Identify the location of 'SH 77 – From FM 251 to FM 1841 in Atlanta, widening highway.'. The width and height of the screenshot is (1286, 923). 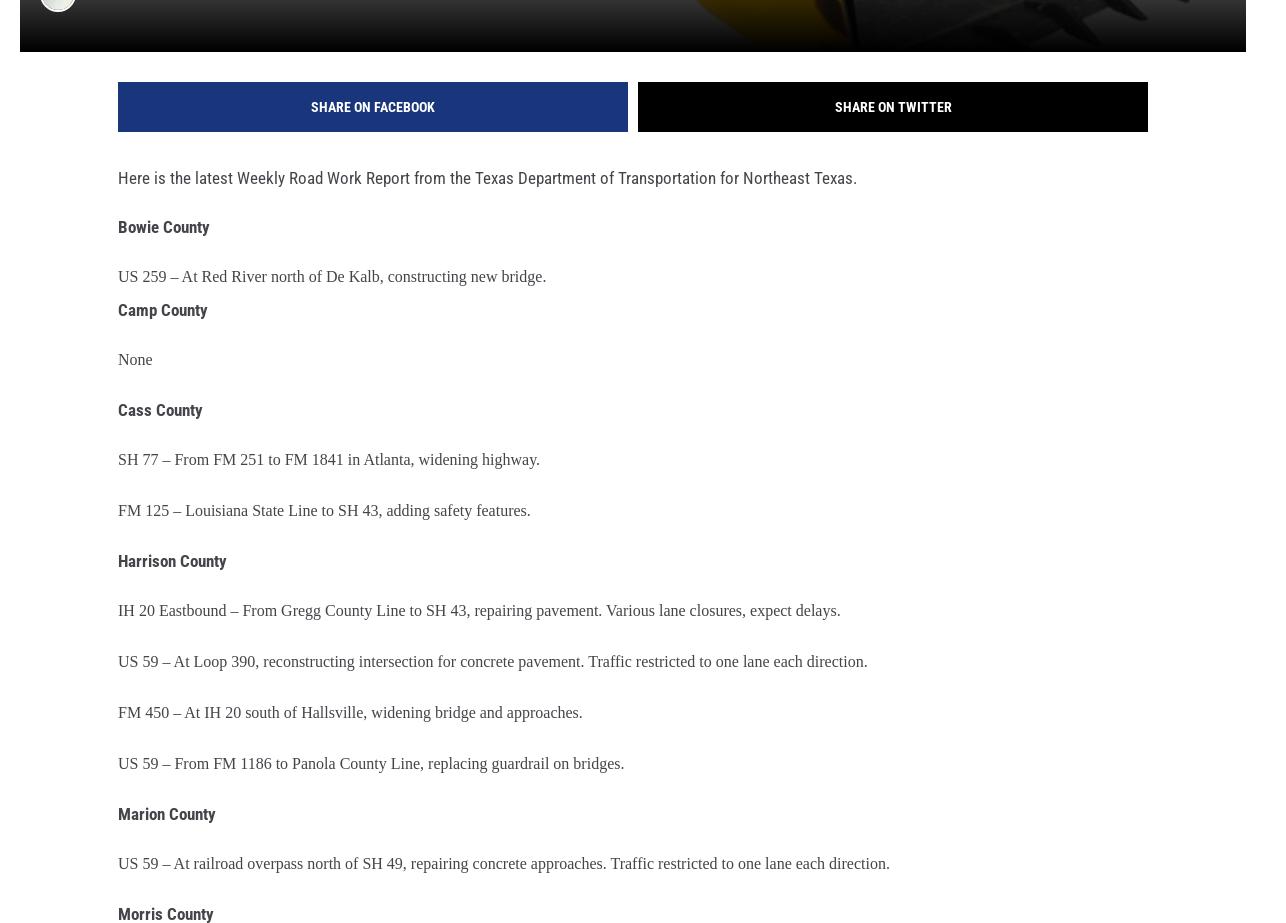
(327, 472).